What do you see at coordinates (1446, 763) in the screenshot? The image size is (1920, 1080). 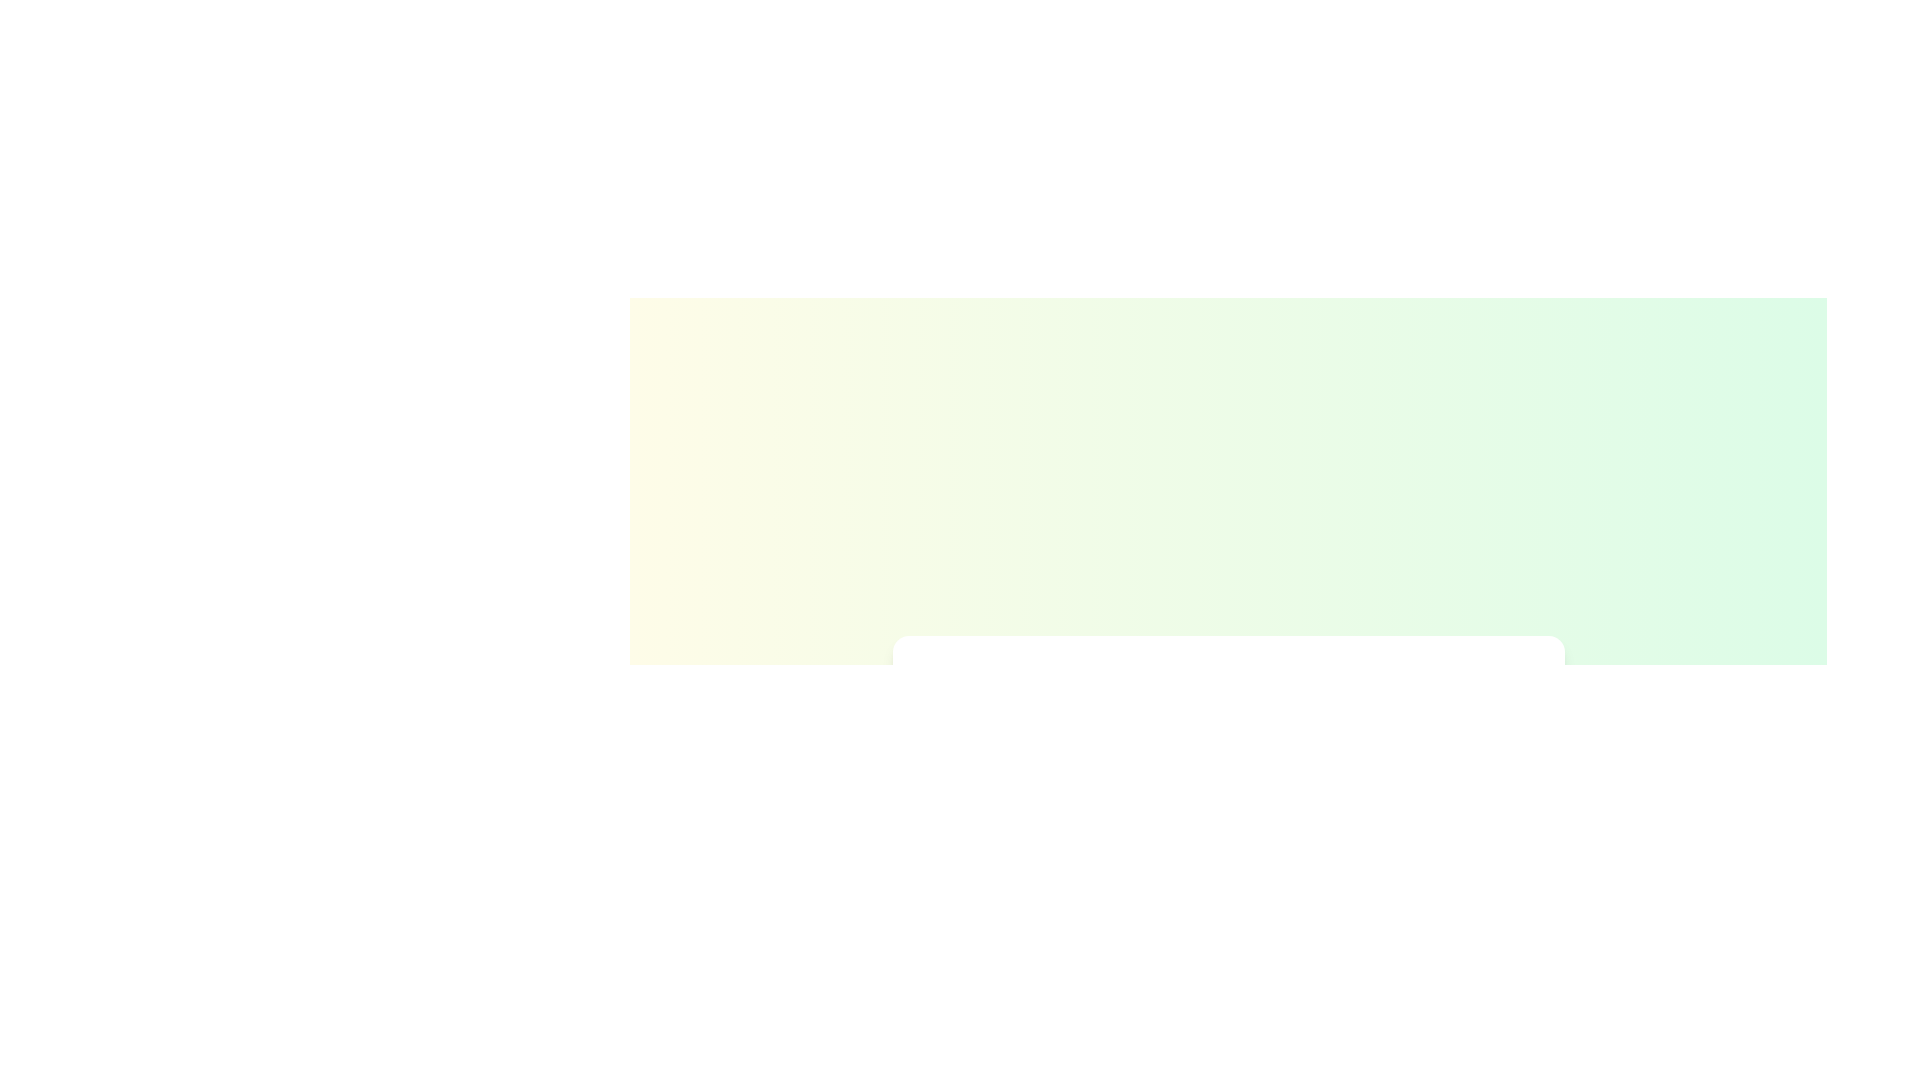 I see `the slider` at bounding box center [1446, 763].